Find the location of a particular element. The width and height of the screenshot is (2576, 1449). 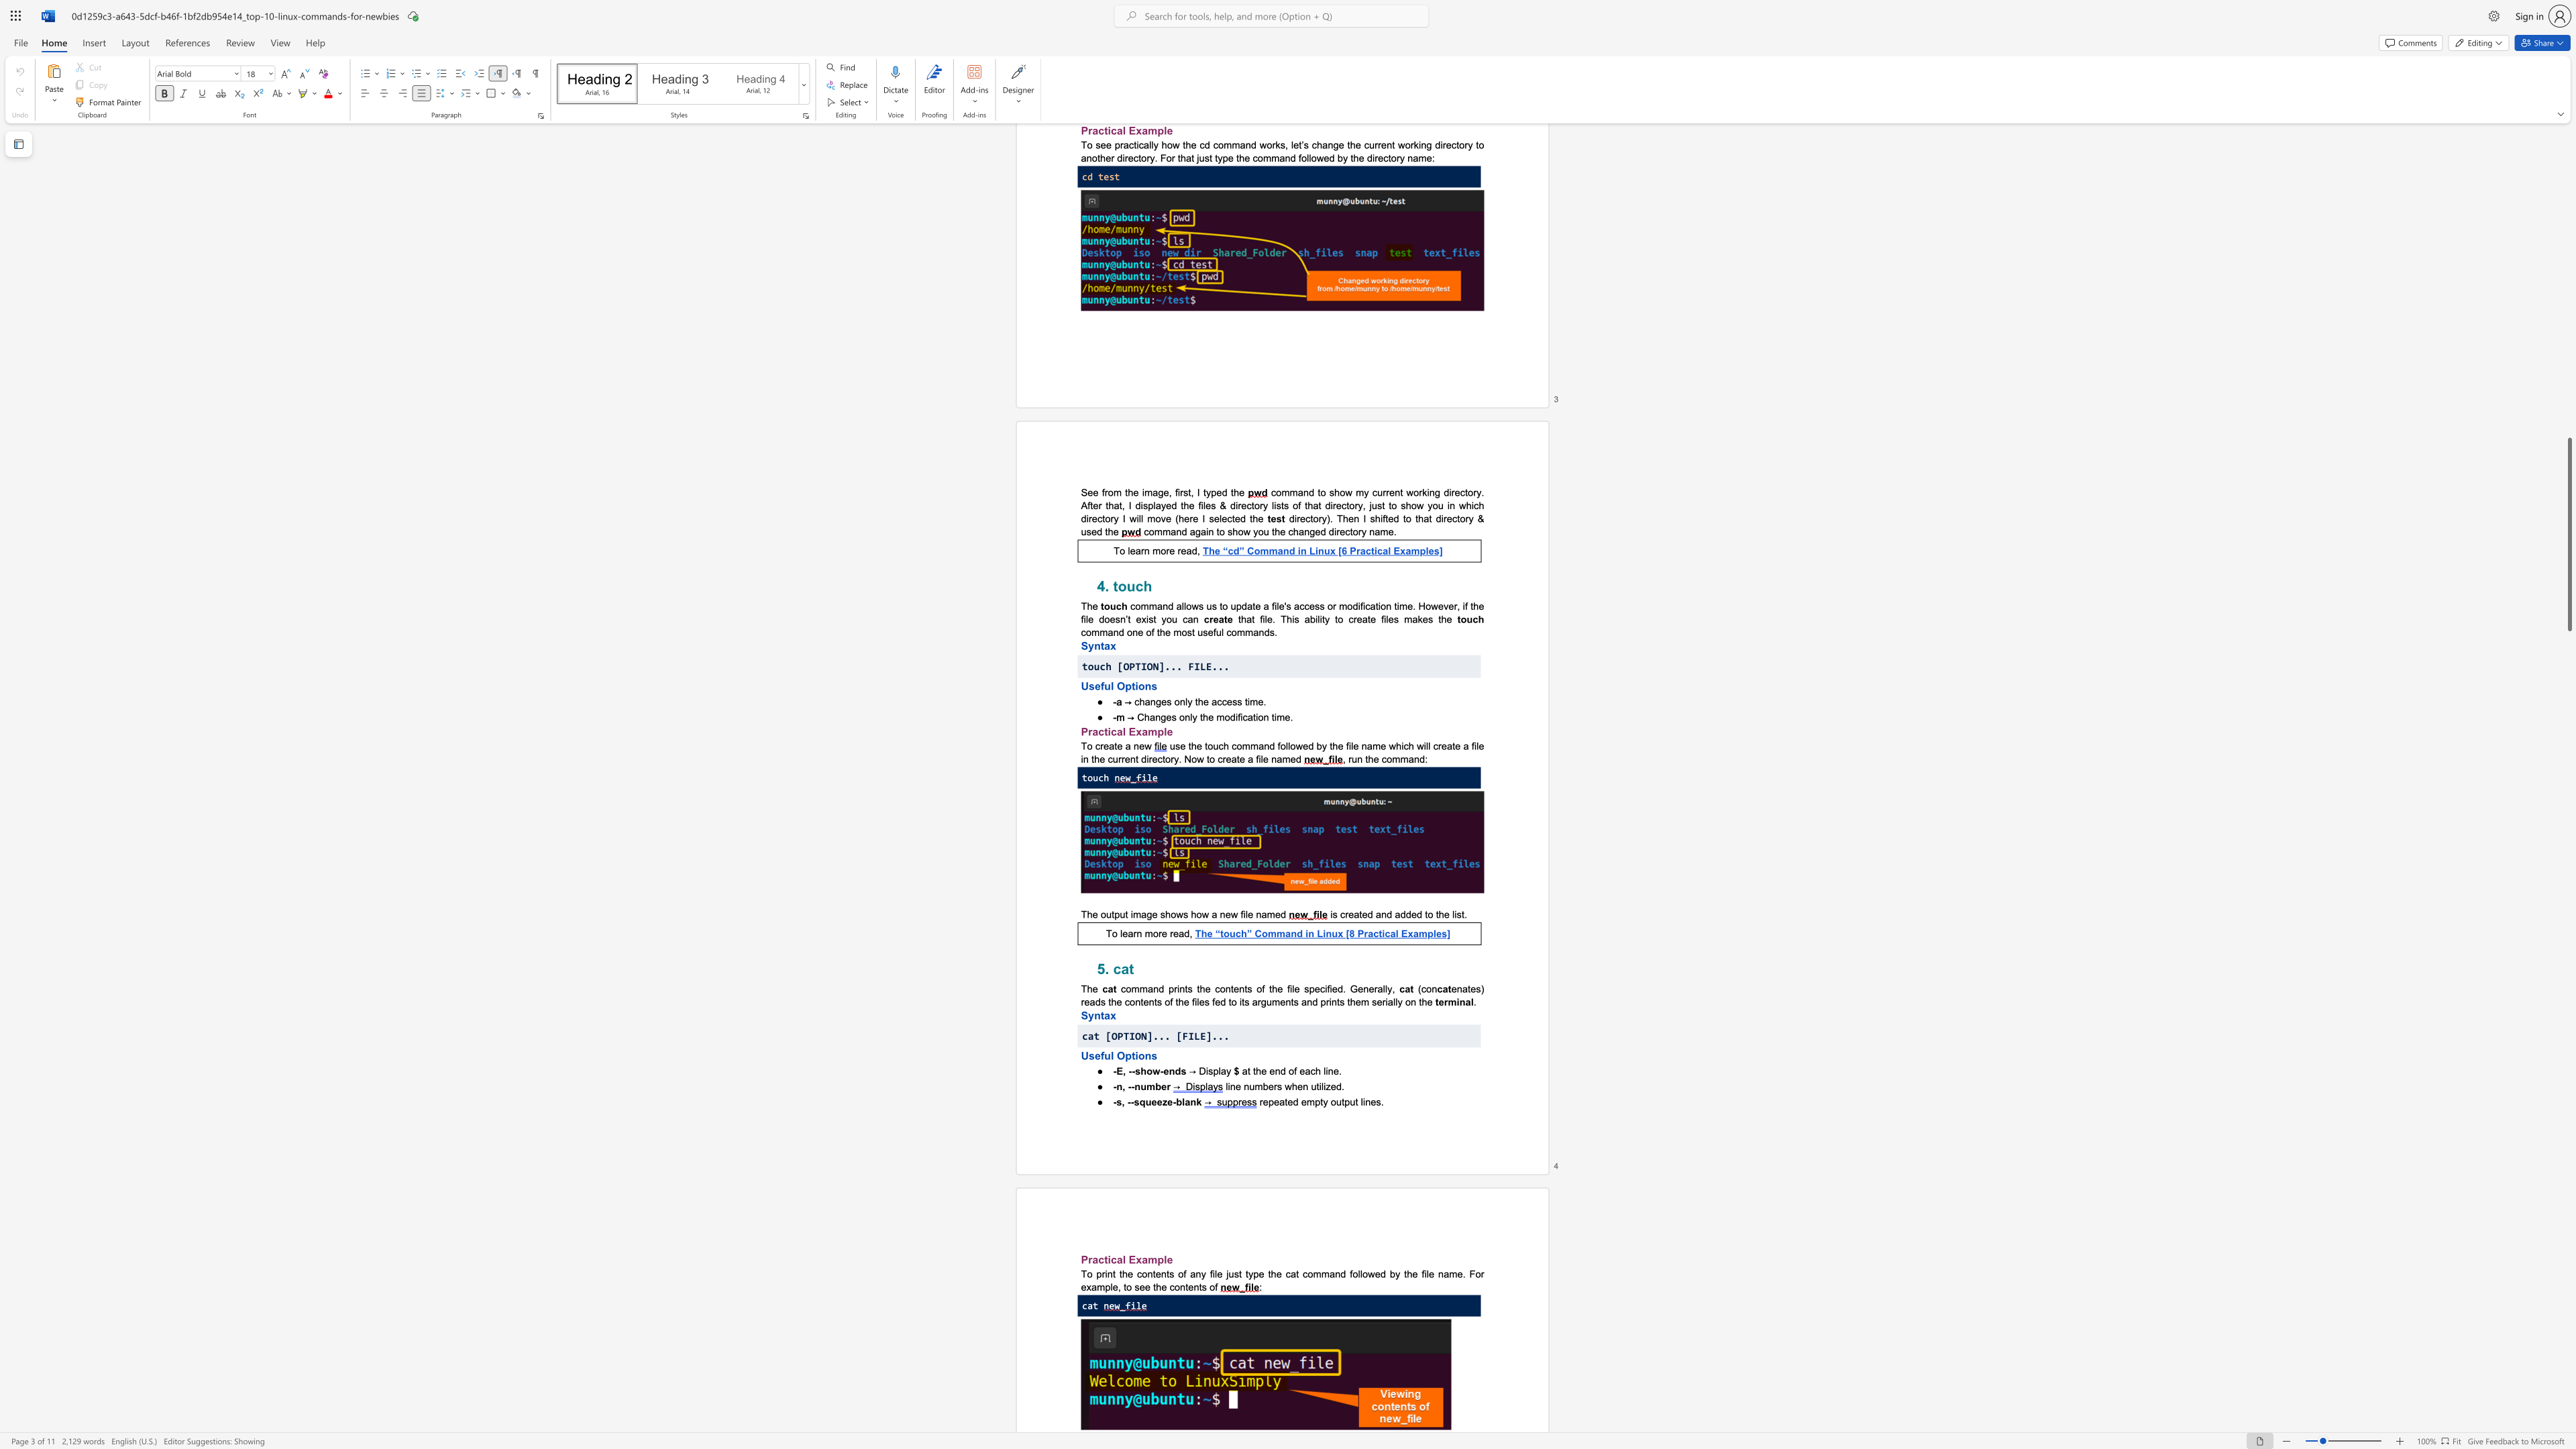

the 1th character "→" in the text is located at coordinates (1192, 1071).